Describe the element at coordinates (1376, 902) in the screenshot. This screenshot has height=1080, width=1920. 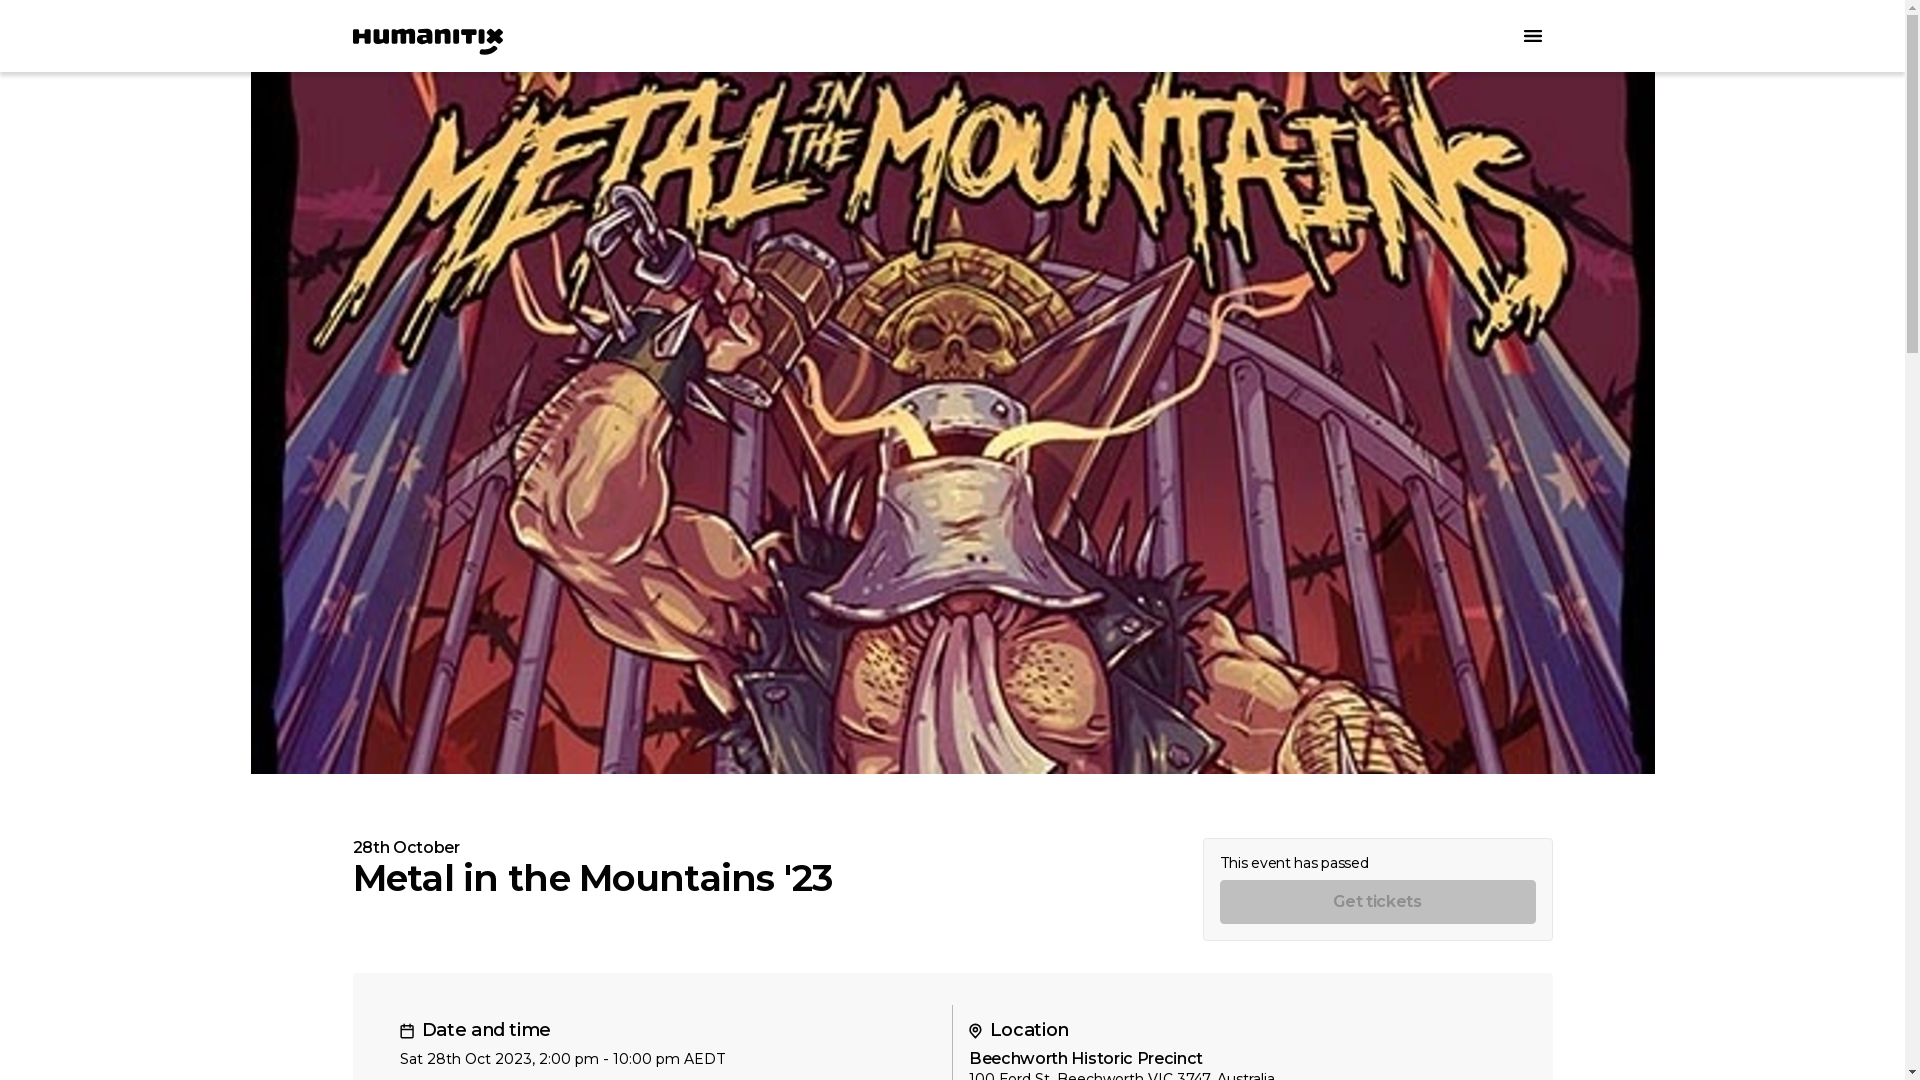
I see `'Get tickets'` at that location.